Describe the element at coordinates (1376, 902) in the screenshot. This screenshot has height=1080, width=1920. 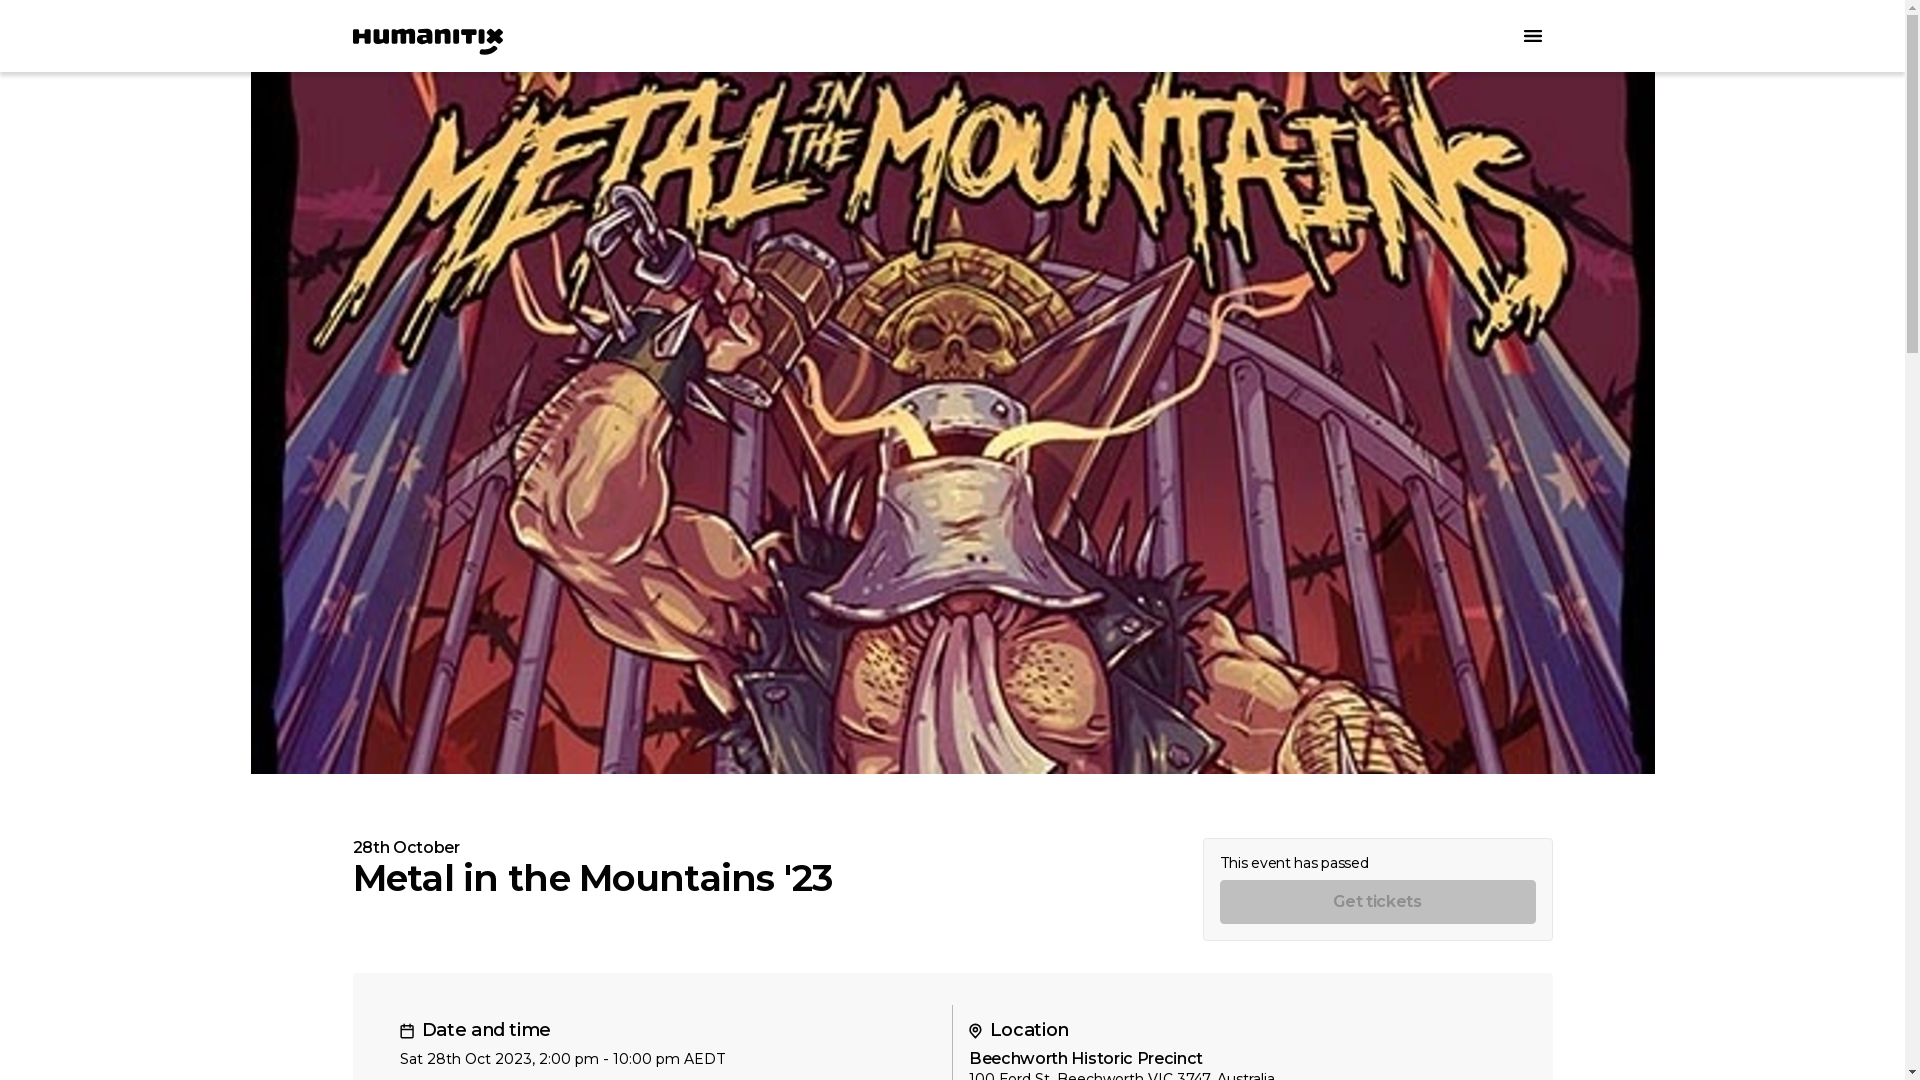
I see `'Get tickets'` at that location.